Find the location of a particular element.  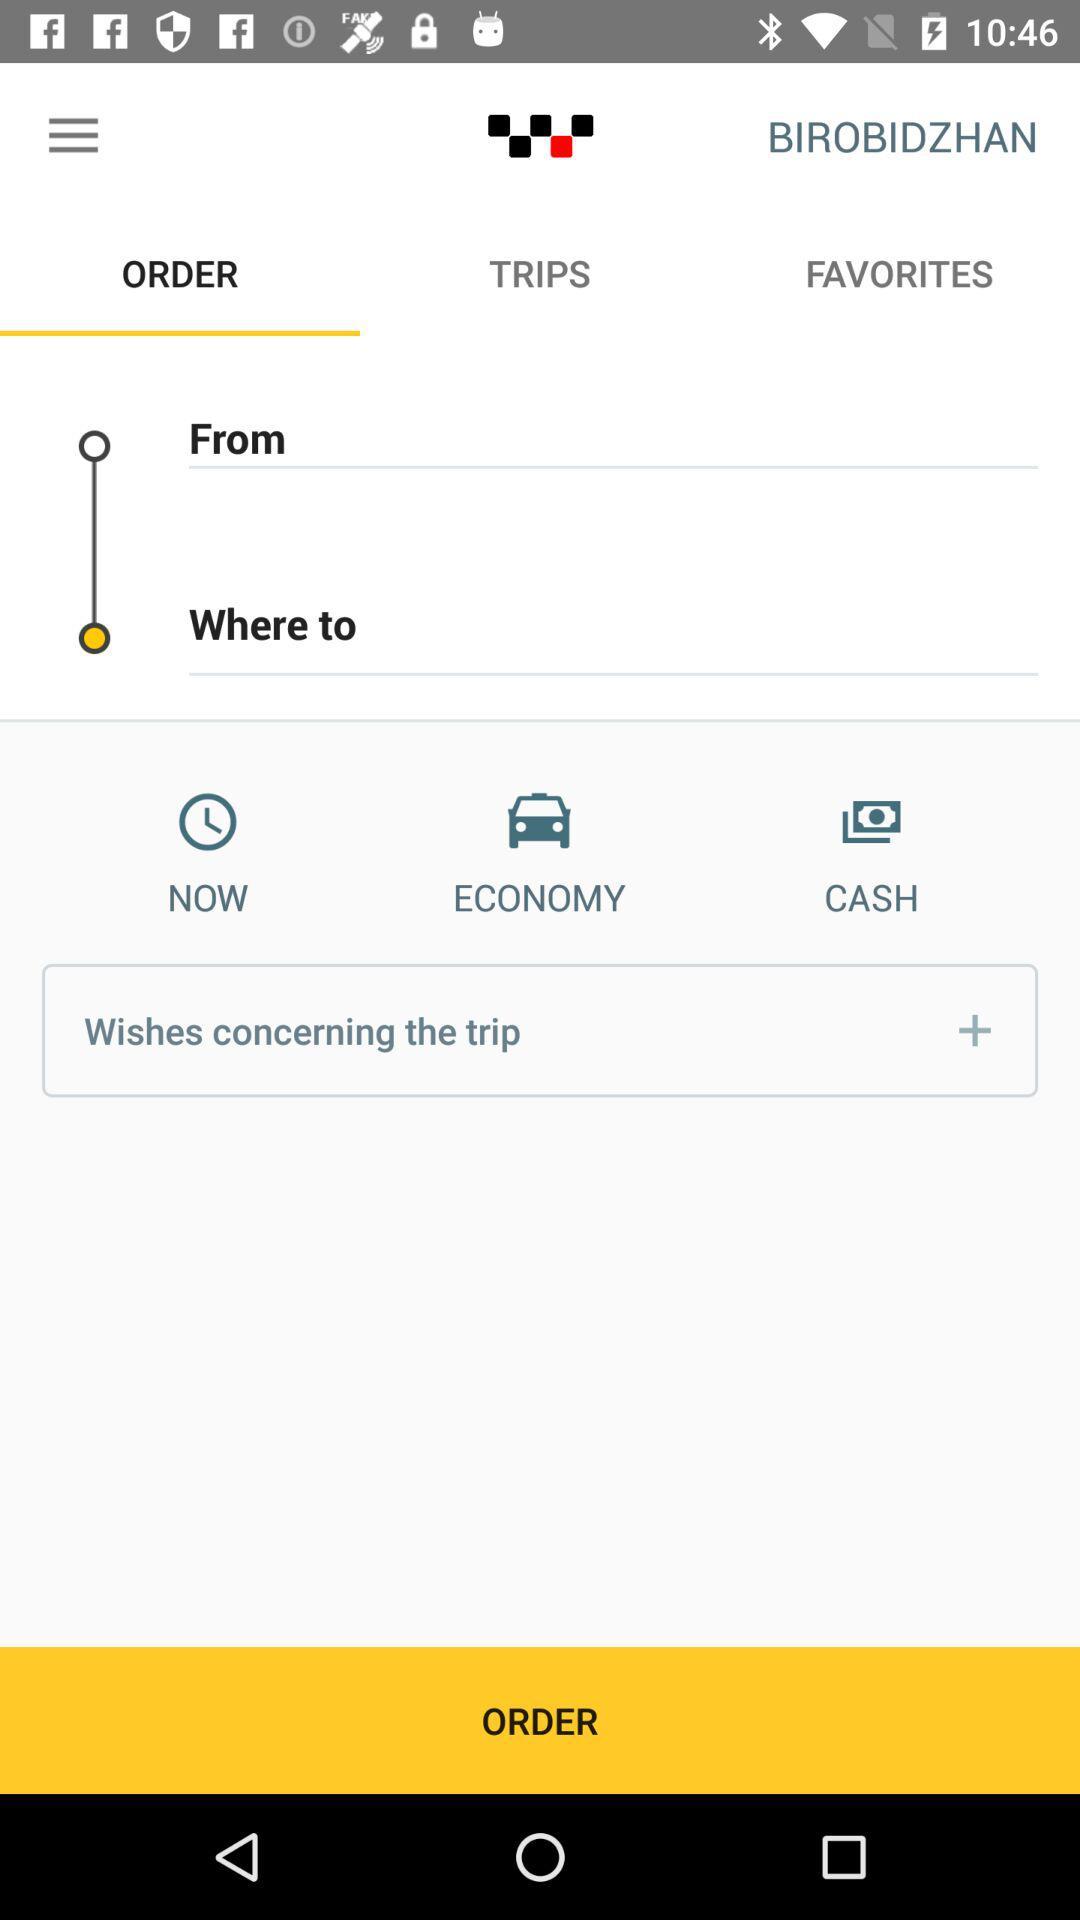

the icon above the favorites icon is located at coordinates (902, 135).